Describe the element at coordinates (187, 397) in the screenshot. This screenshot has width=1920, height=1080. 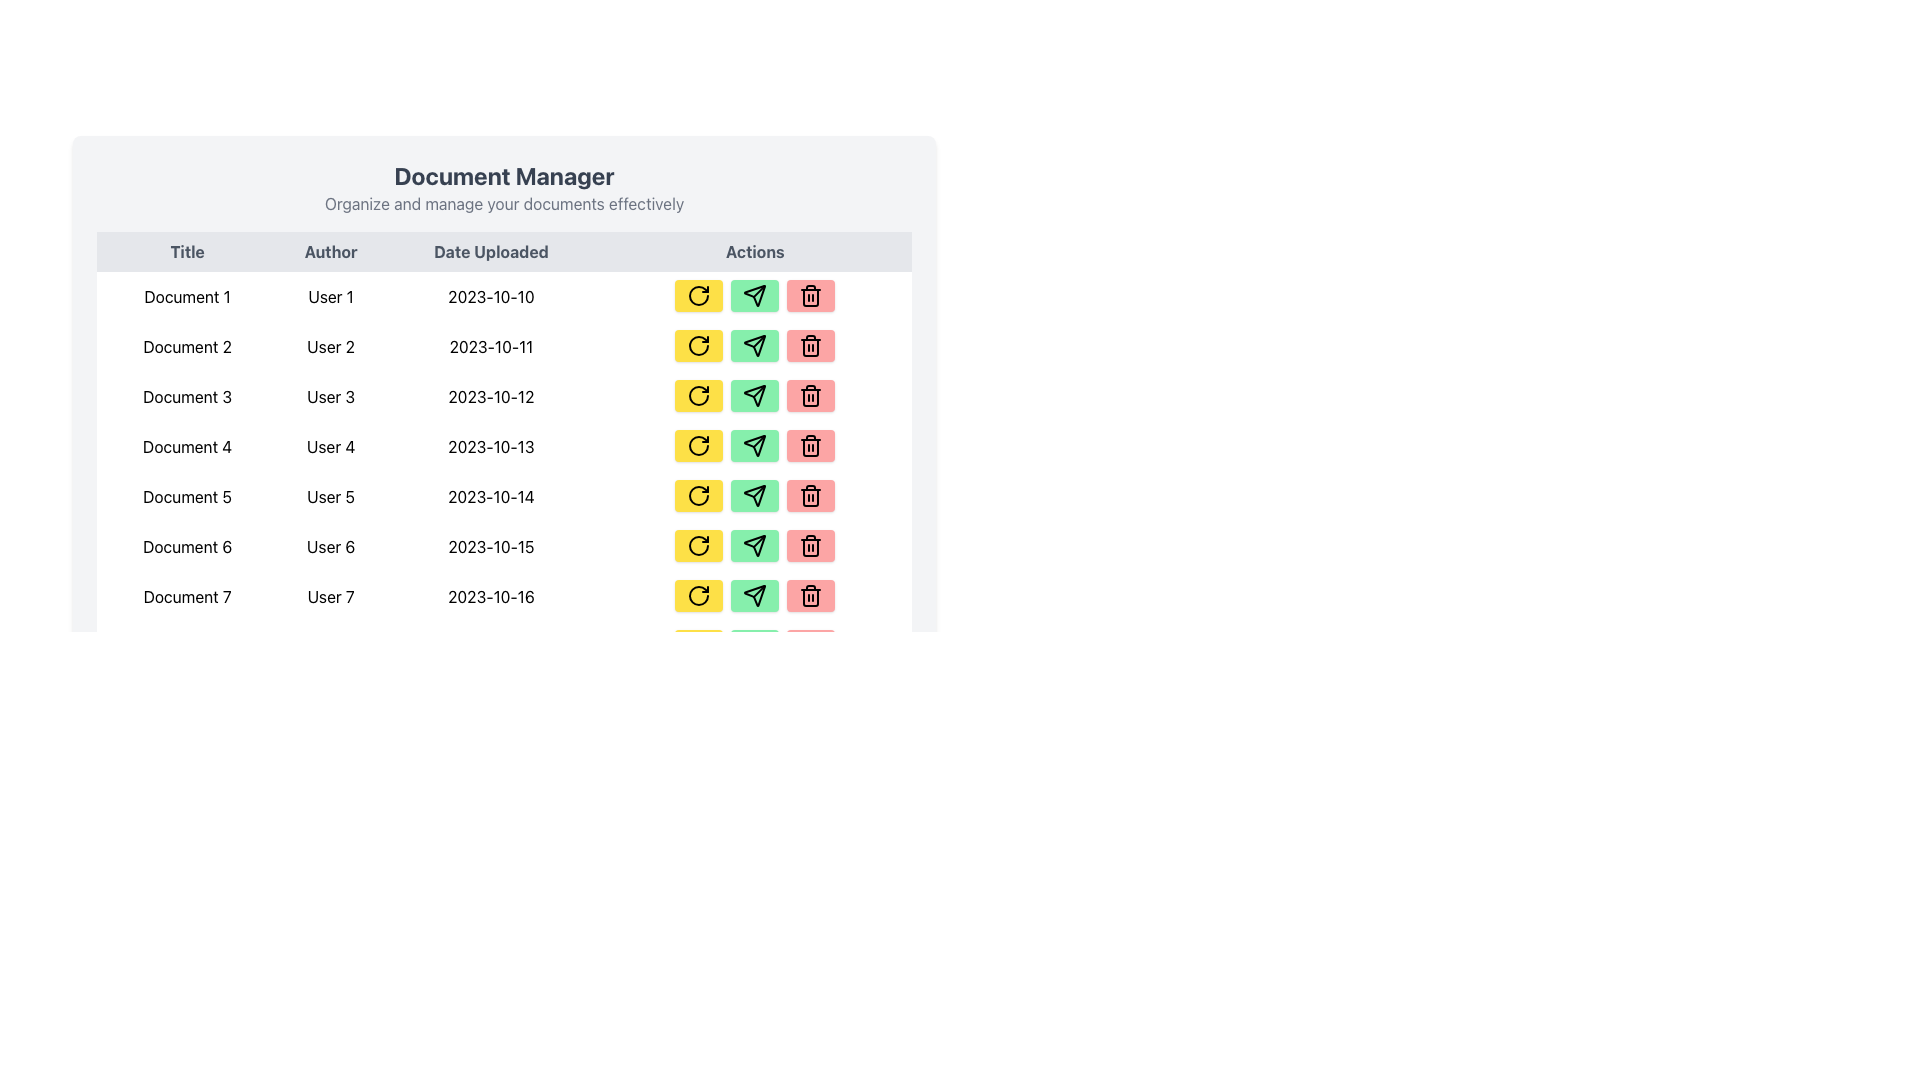
I see `the text element labeled 'Document 3' in the third row of the 'Document Manager' table` at that location.